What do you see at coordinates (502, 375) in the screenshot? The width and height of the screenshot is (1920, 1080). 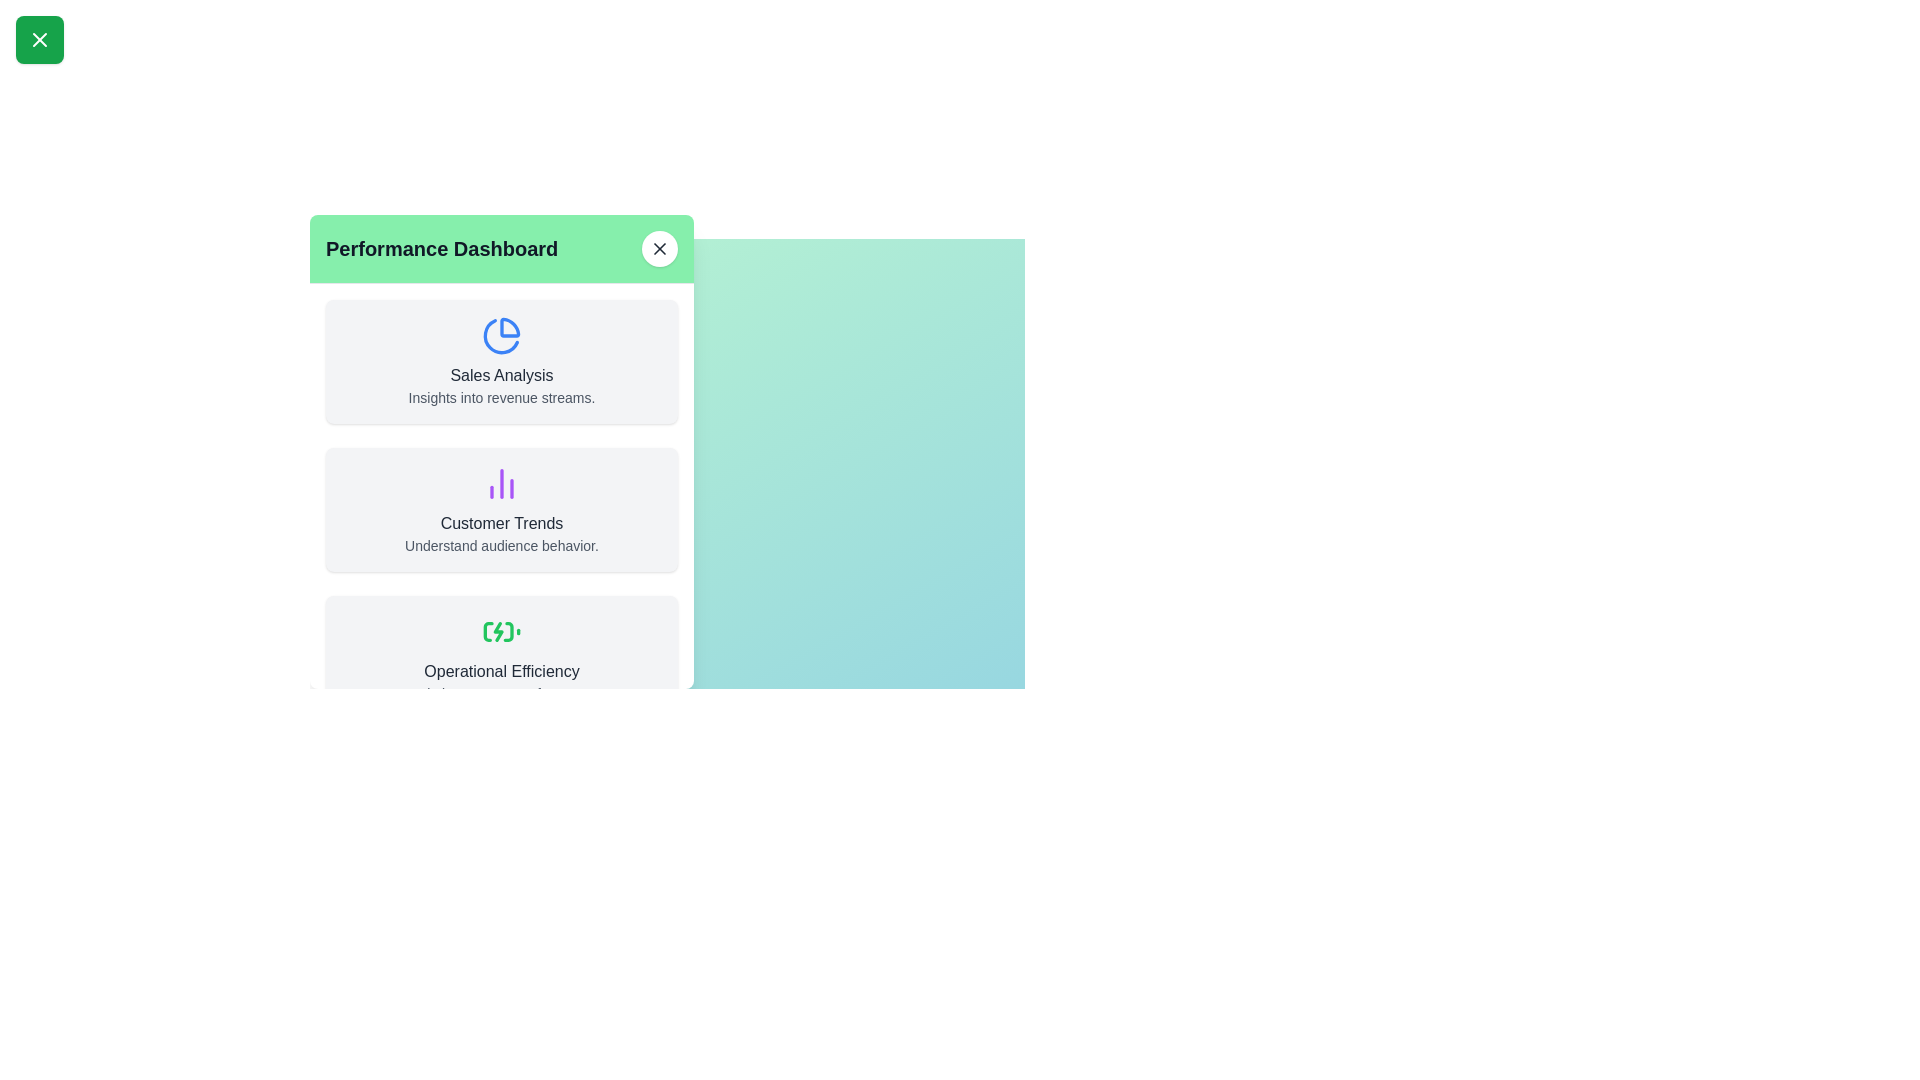 I see `the 'Sales Analysis' text label, which is displayed in gray below a blue pie-chart icon within a light gray card layout` at bounding box center [502, 375].